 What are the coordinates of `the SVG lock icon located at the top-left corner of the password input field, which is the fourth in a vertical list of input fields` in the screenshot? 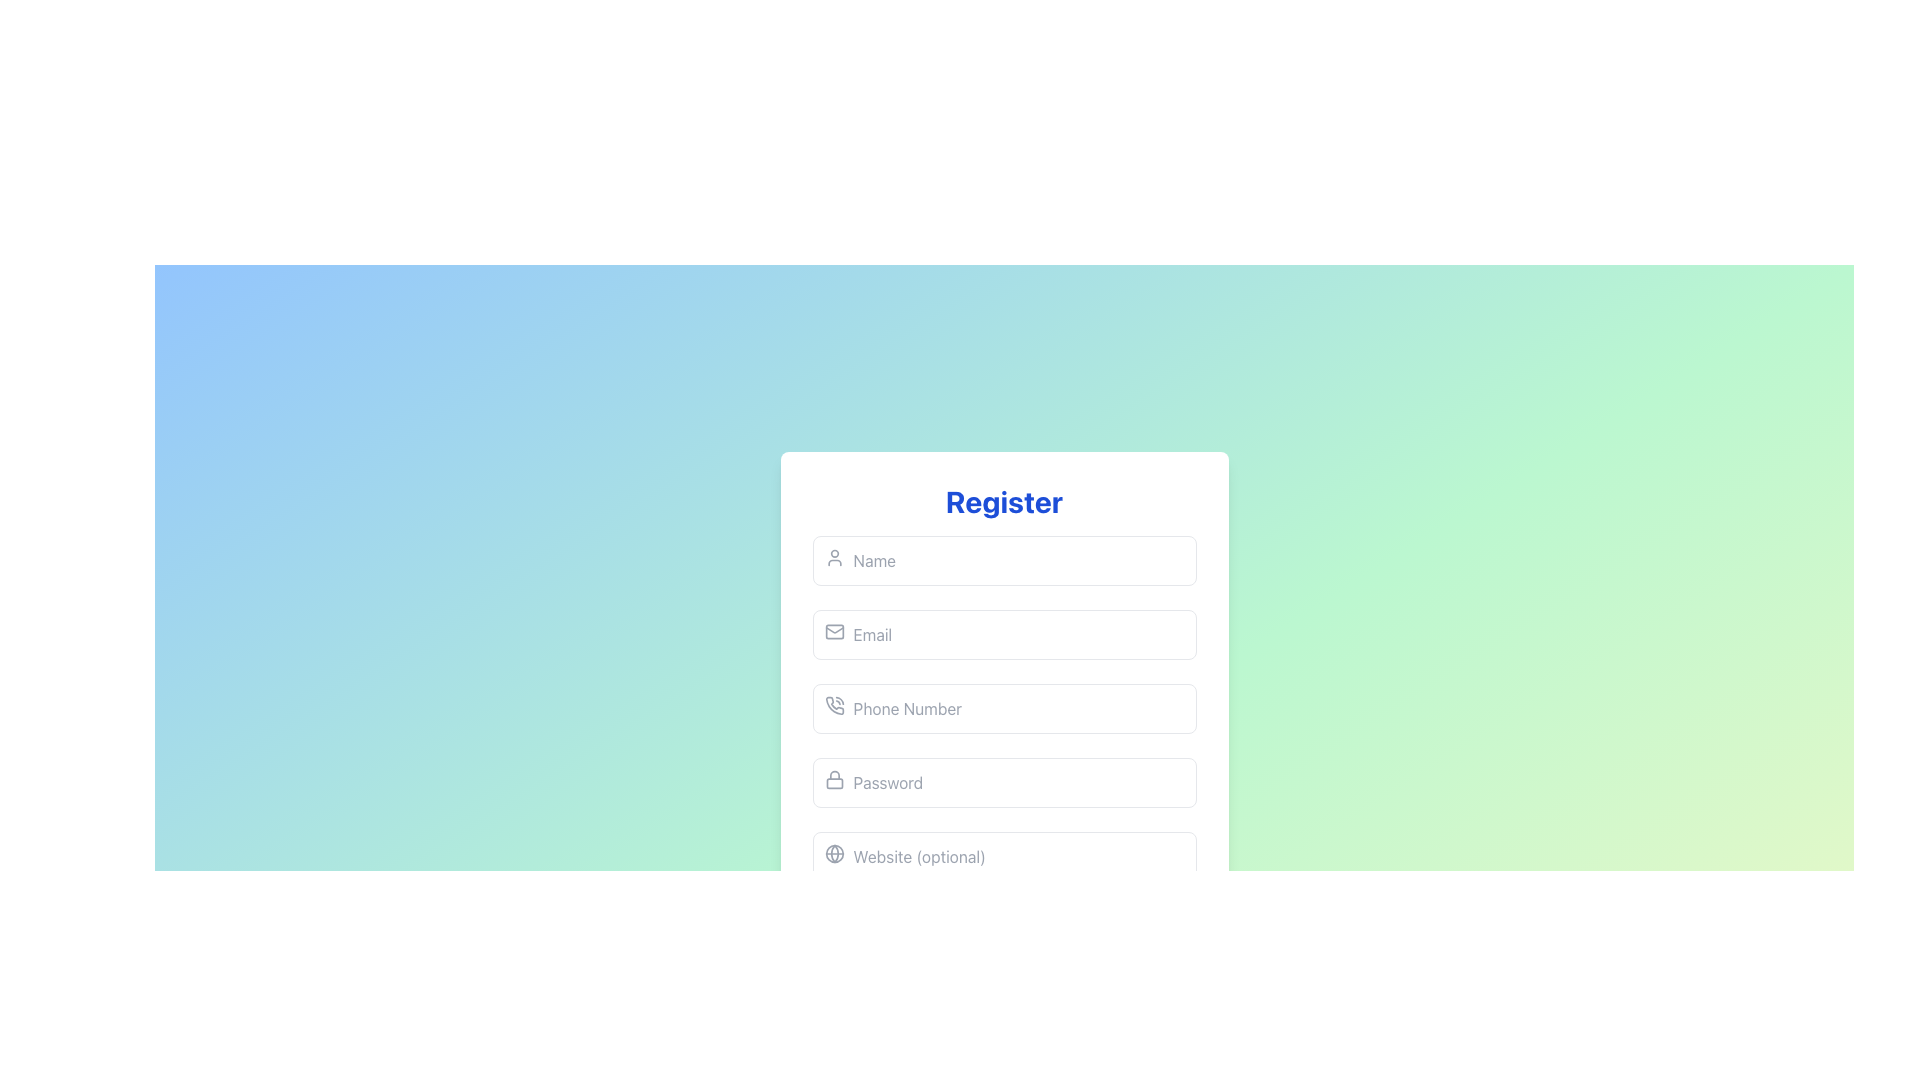 It's located at (834, 778).